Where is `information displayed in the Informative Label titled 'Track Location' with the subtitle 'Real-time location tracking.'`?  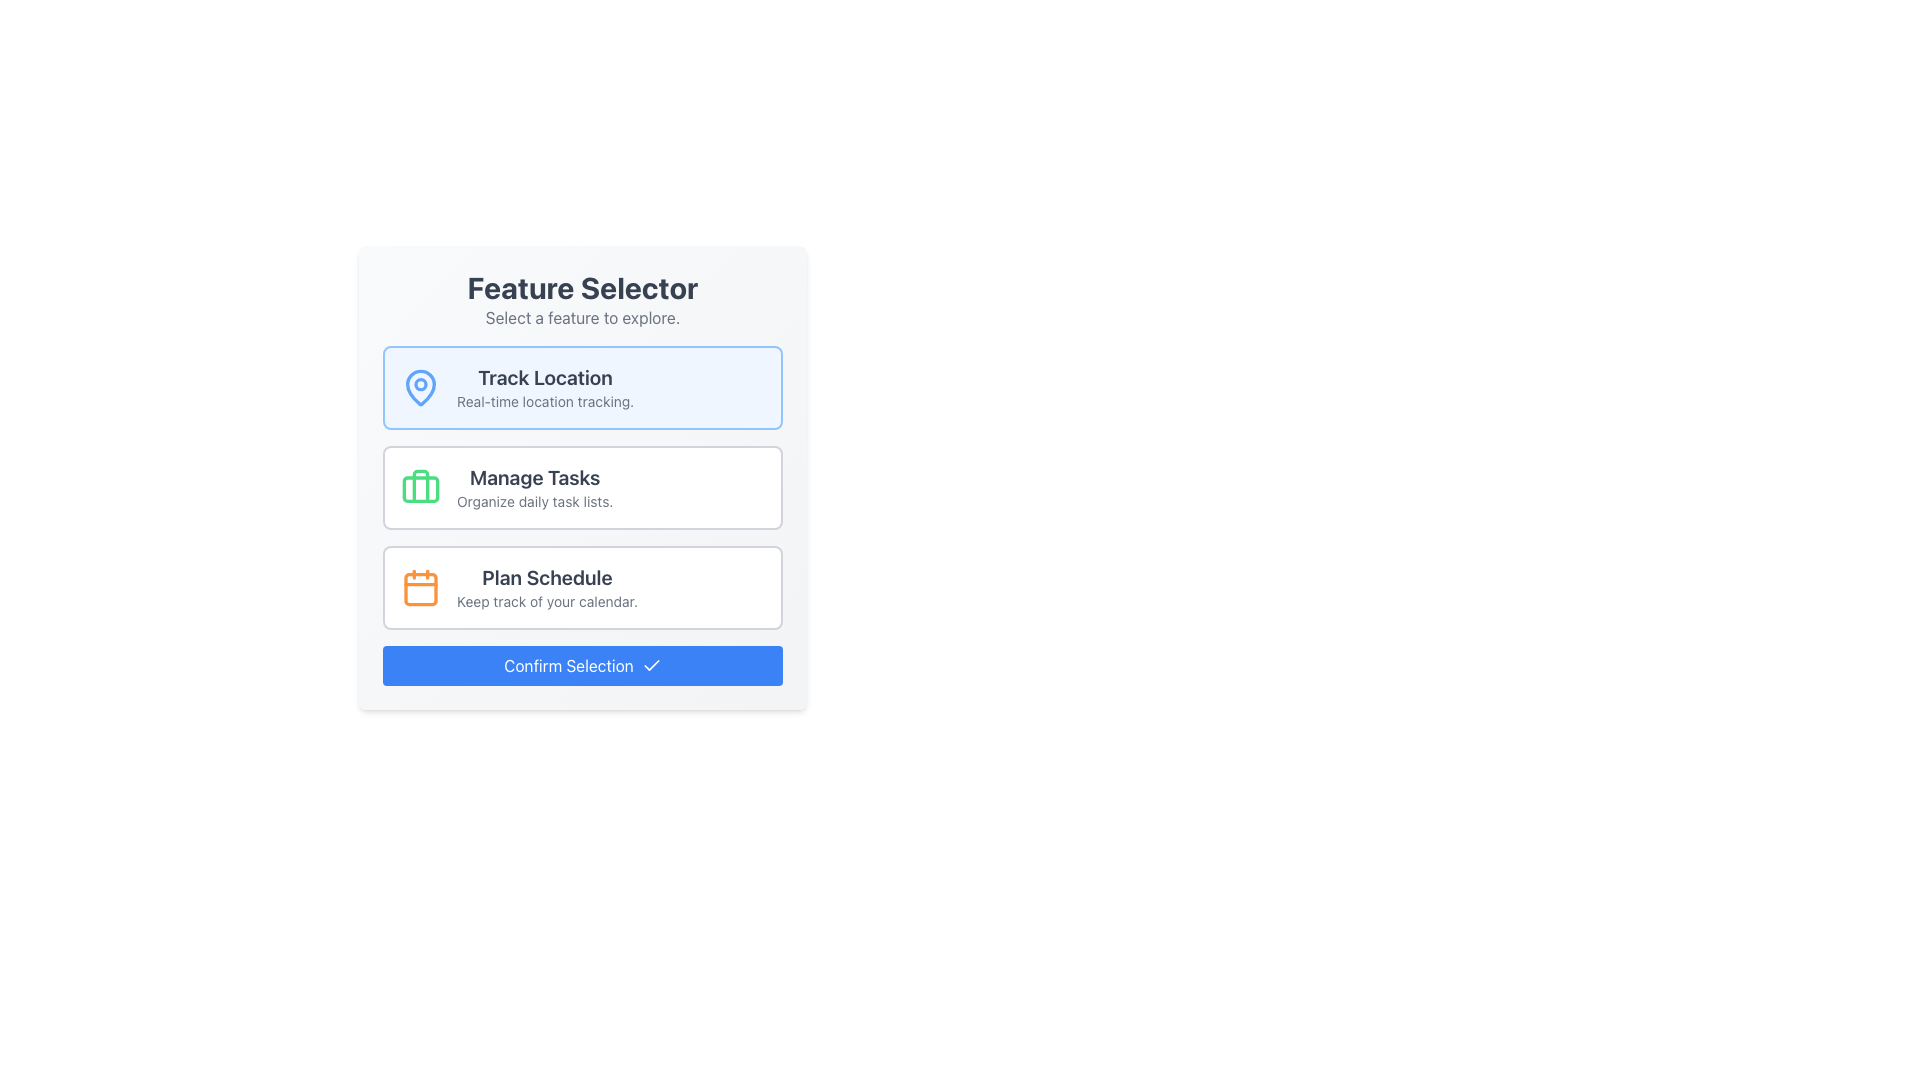 information displayed in the Informative Label titled 'Track Location' with the subtitle 'Real-time location tracking.' is located at coordinates (545, 388).